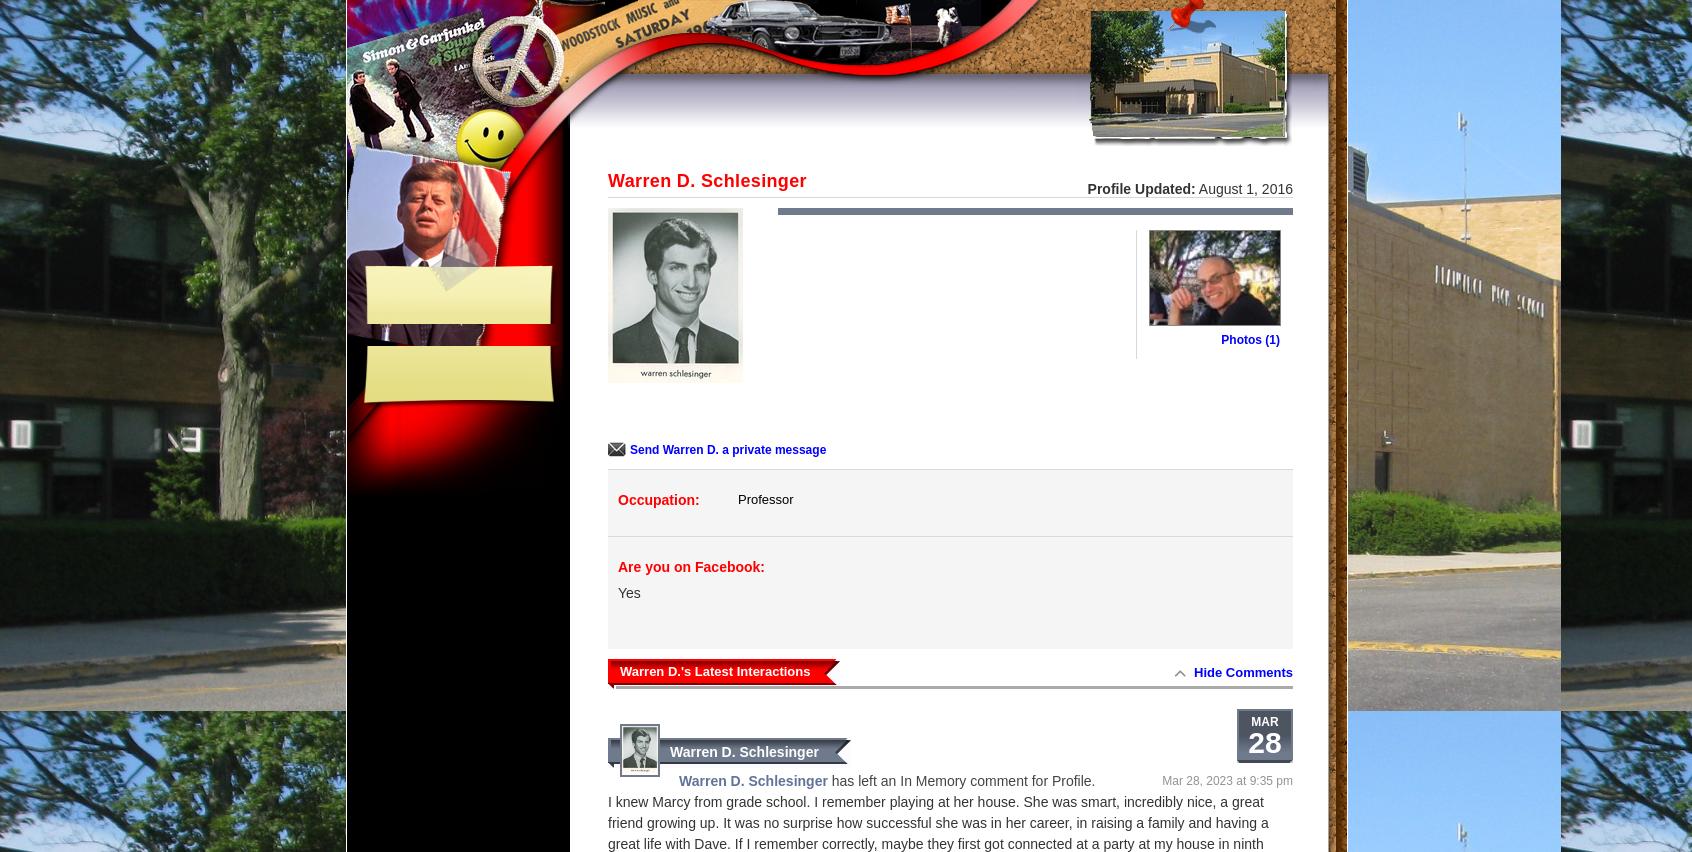  What do you see at coordinates (628, 449) in the screenshot?
I see `'Send Warren D. a private message'` at bounding box center [628, 449].